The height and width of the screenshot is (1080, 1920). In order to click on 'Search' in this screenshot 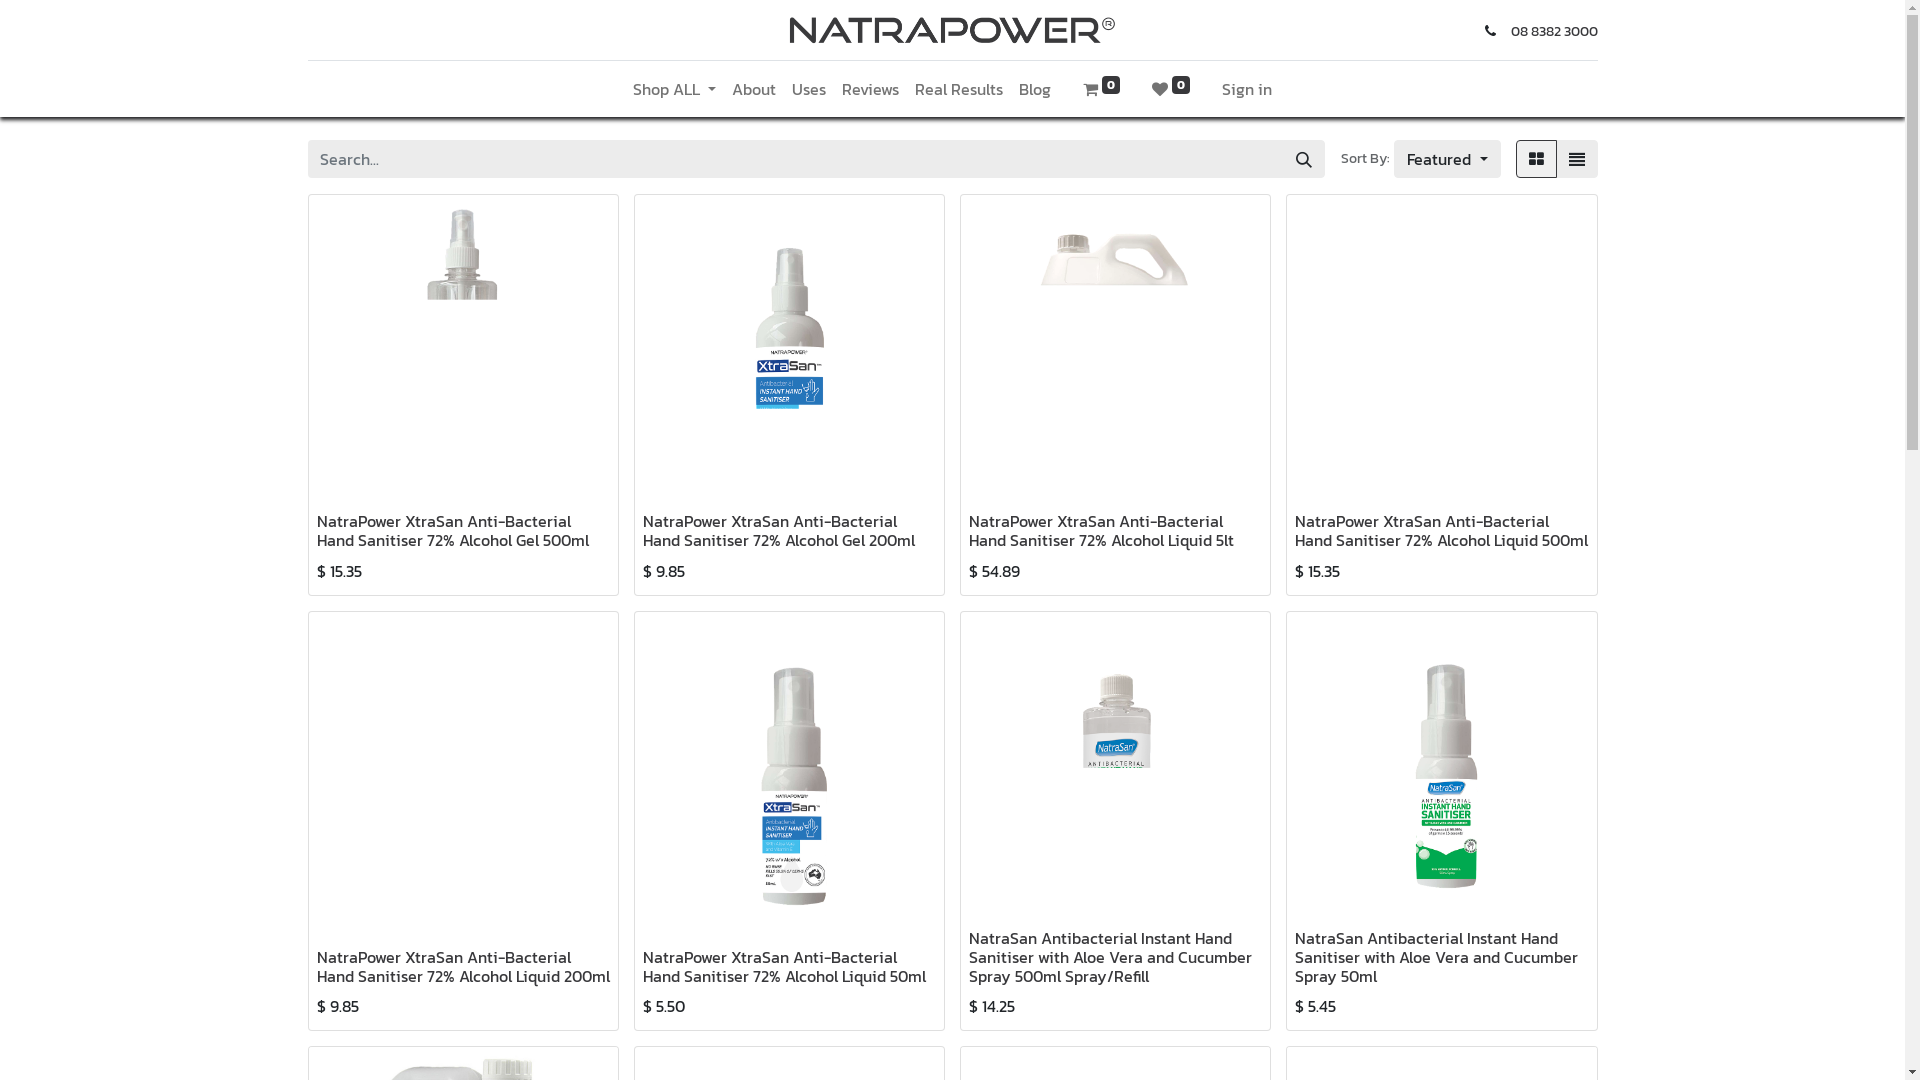, I will do `click(1304, 157)`.